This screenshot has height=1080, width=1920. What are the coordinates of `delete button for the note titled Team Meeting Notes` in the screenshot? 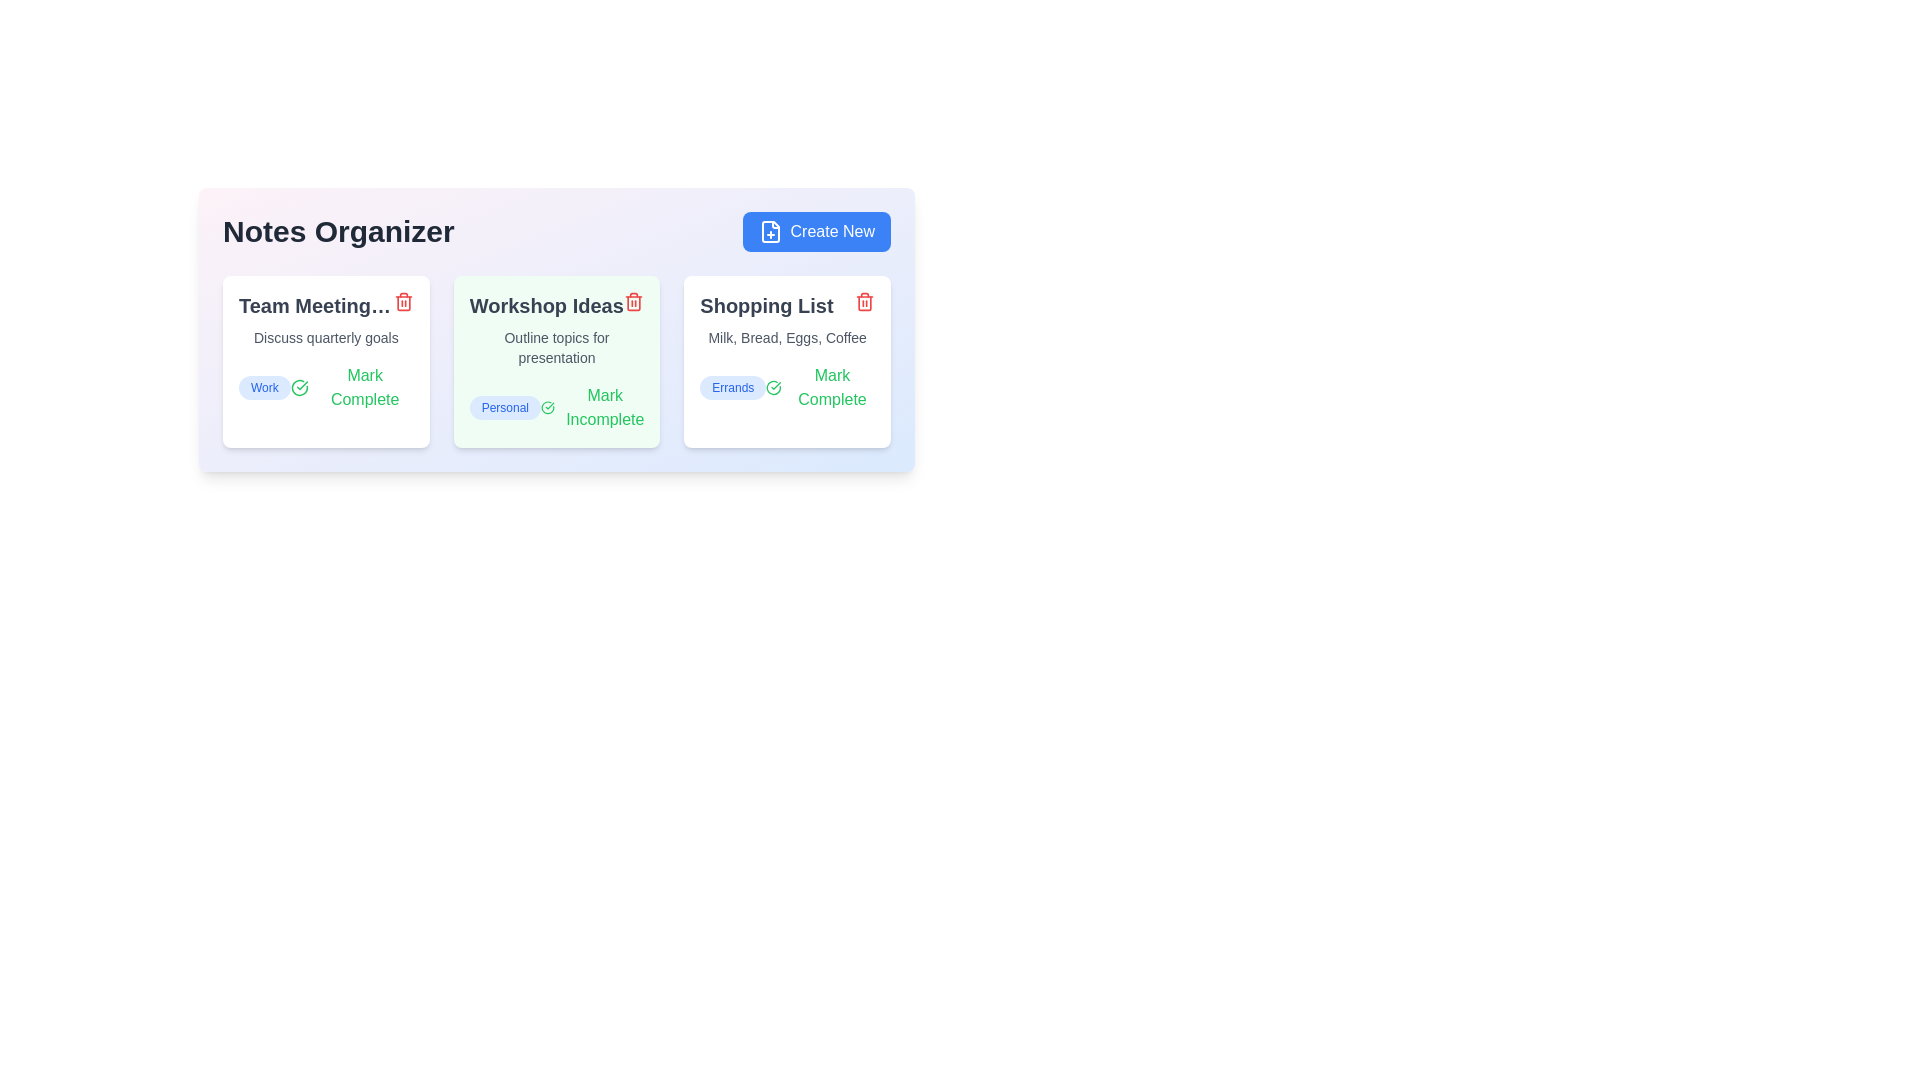 It's located at (402, 301).